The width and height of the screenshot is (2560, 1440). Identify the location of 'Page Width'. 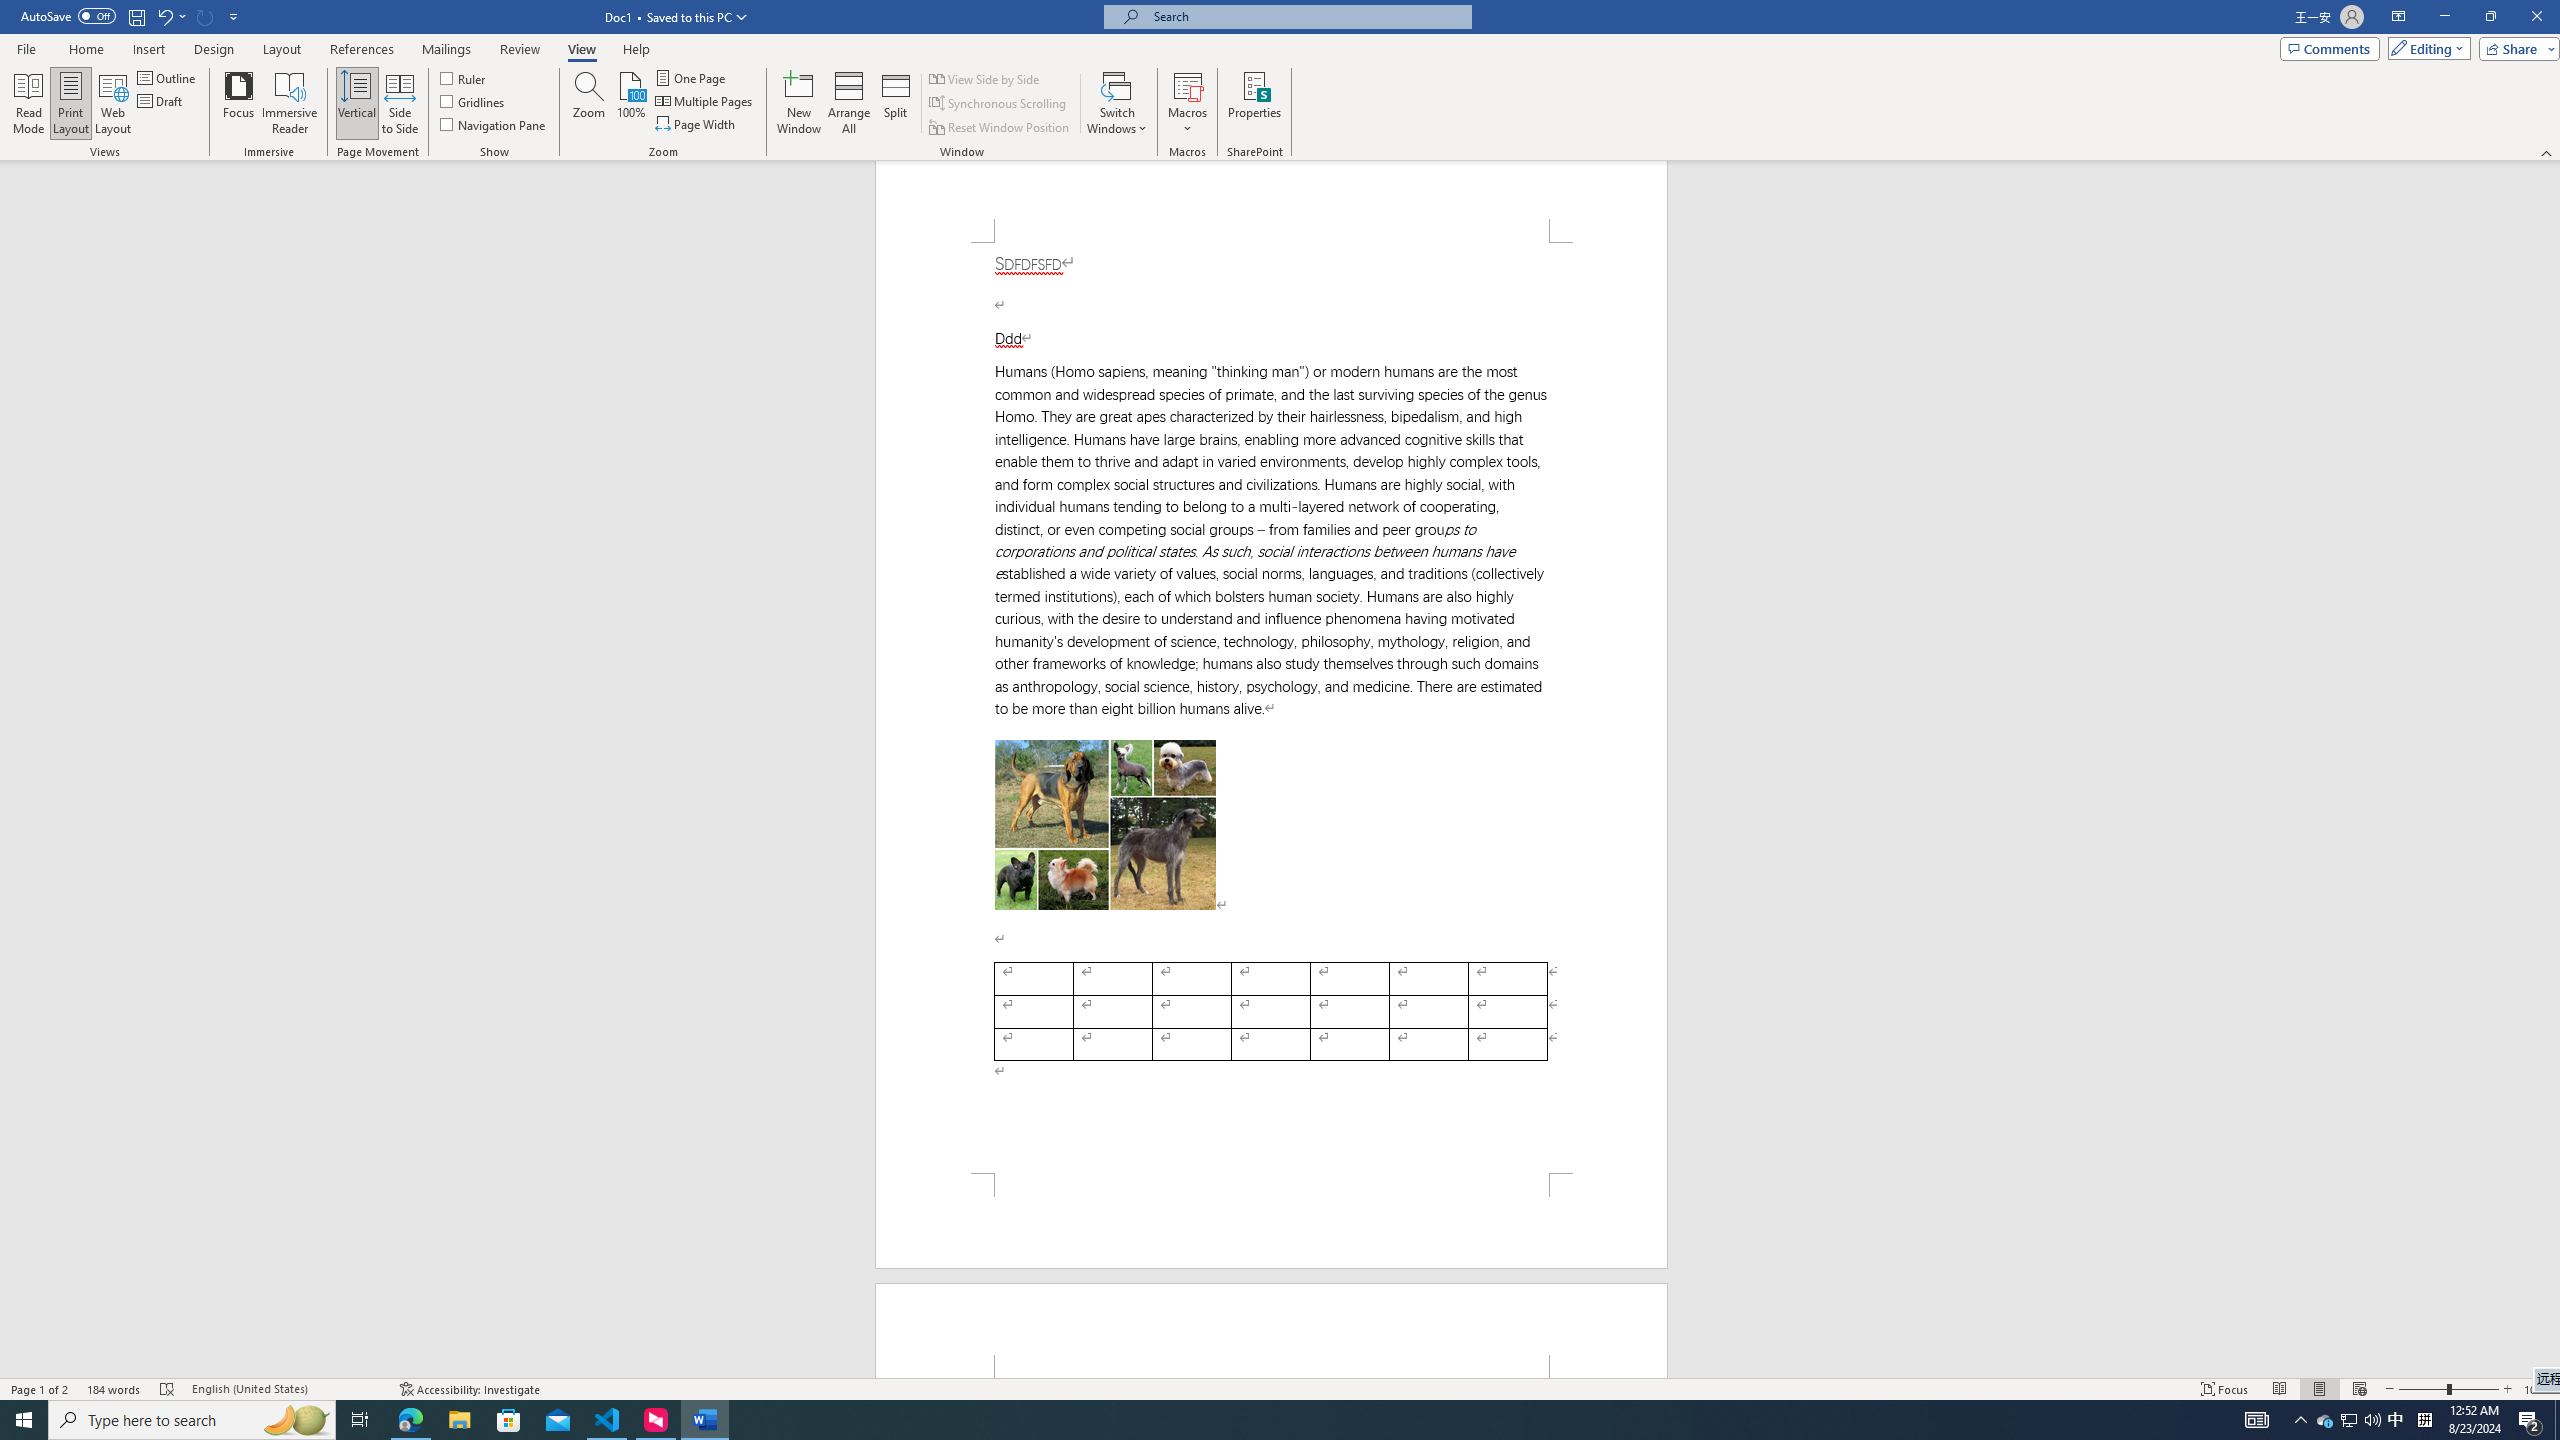
(697, 122).